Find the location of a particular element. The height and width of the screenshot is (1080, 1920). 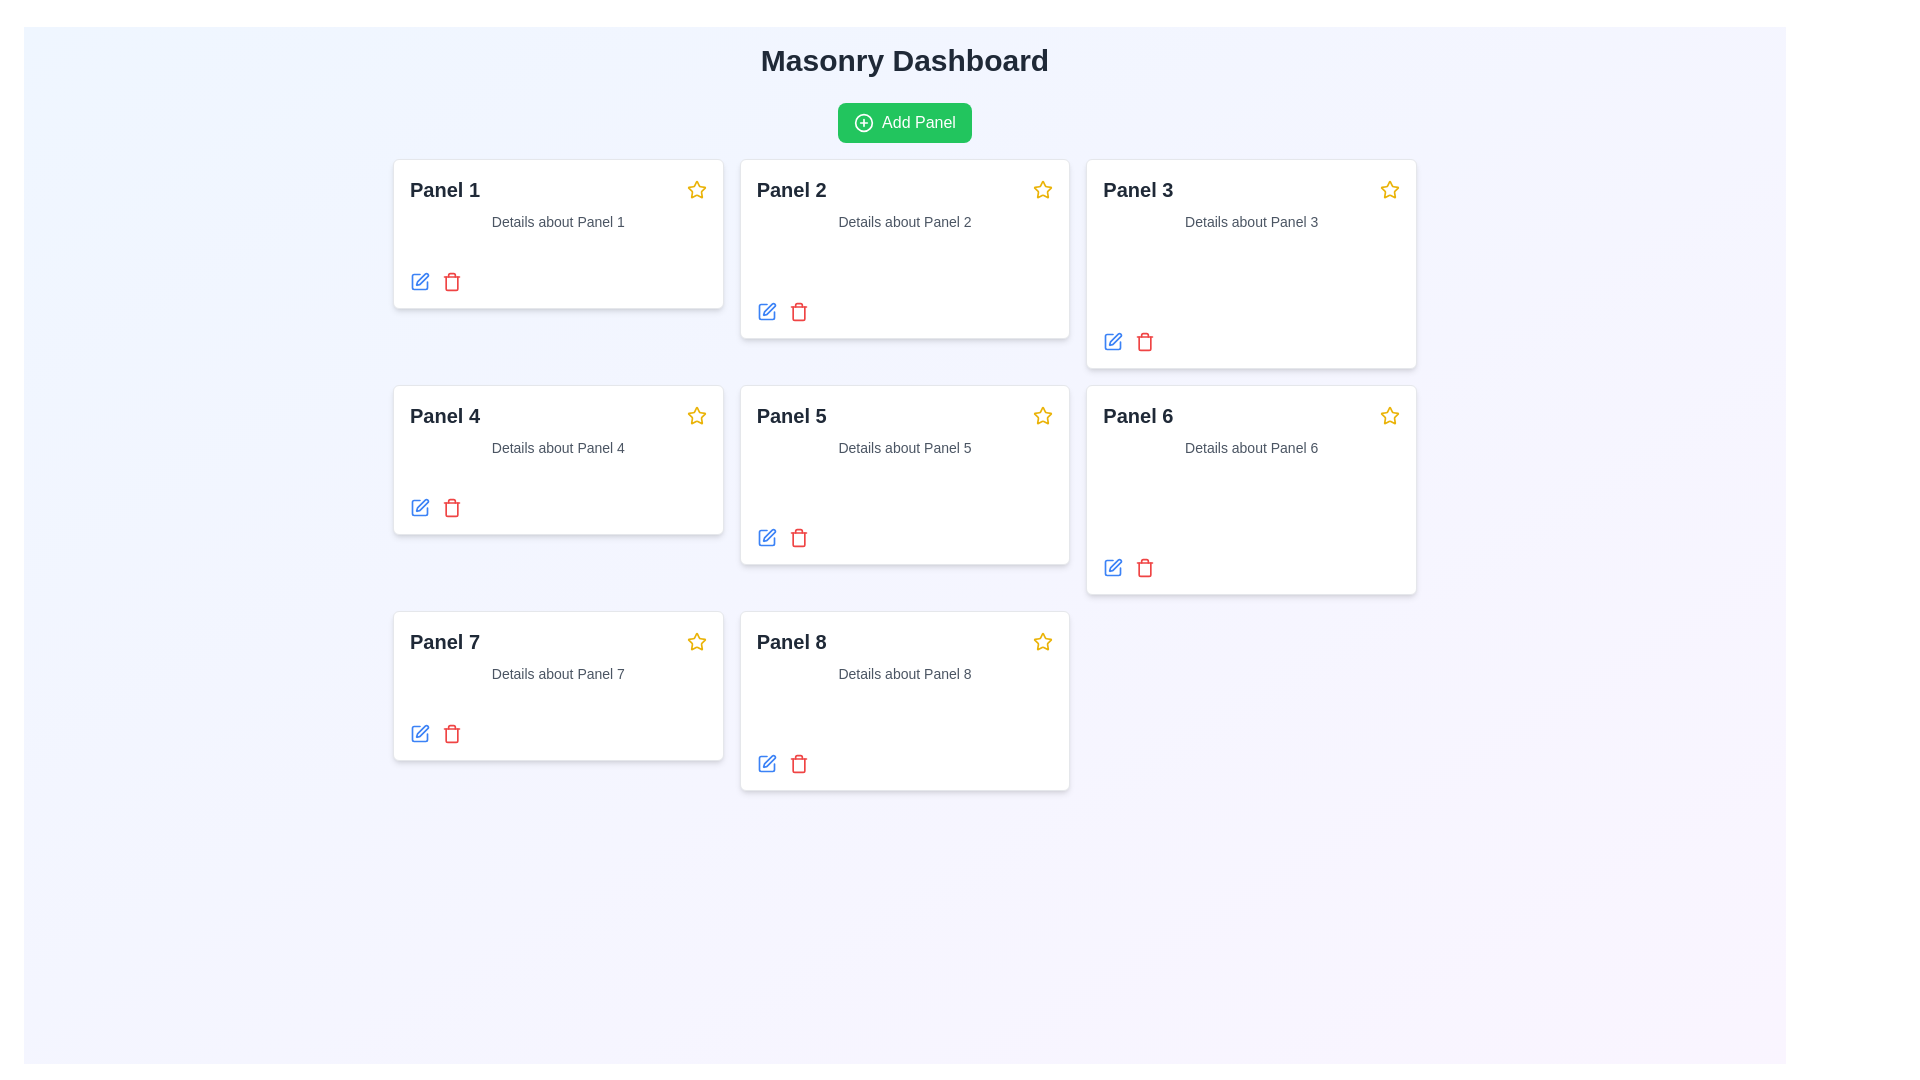

the Icon button in the action bar of 'Panel 3' to change its color is located at coordinates (1112, 341).